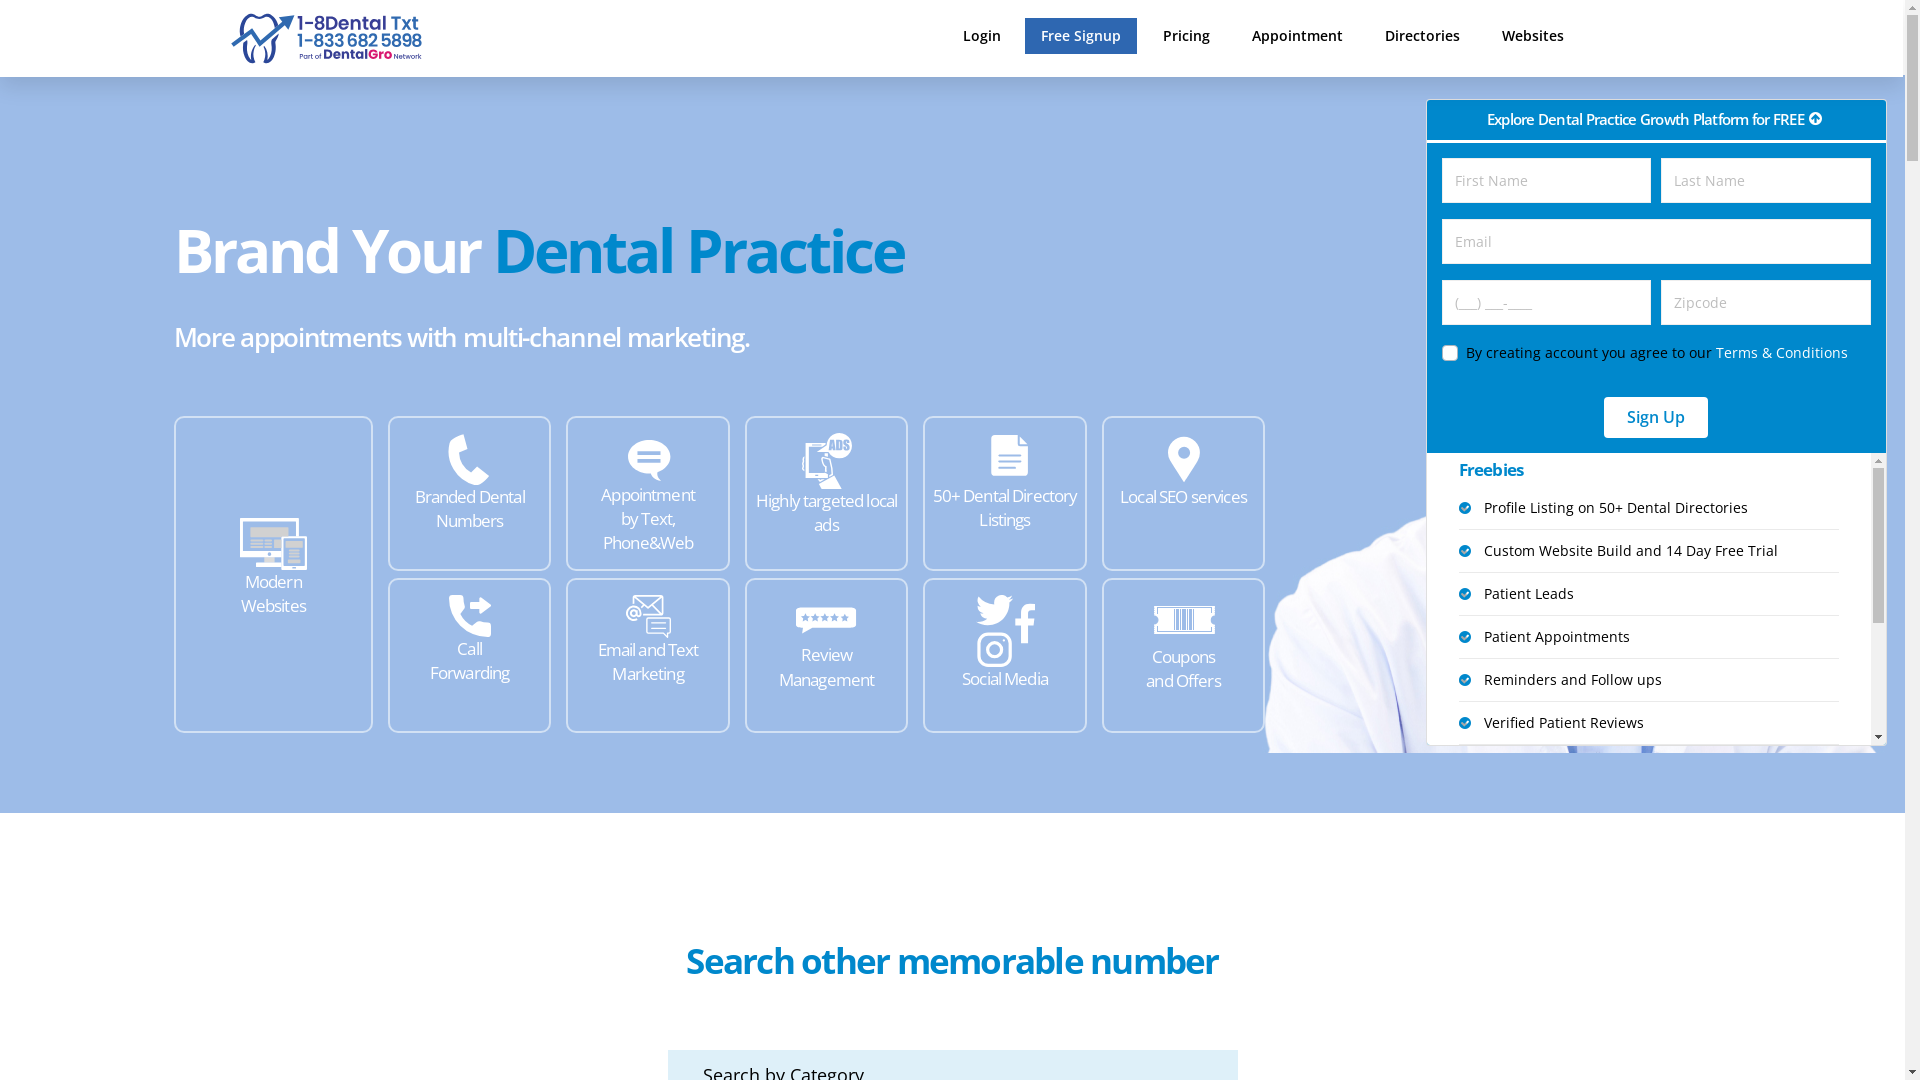  Describe the element at coordinates (647, 493) in the screenshot. I see `'Appointment` at that location.